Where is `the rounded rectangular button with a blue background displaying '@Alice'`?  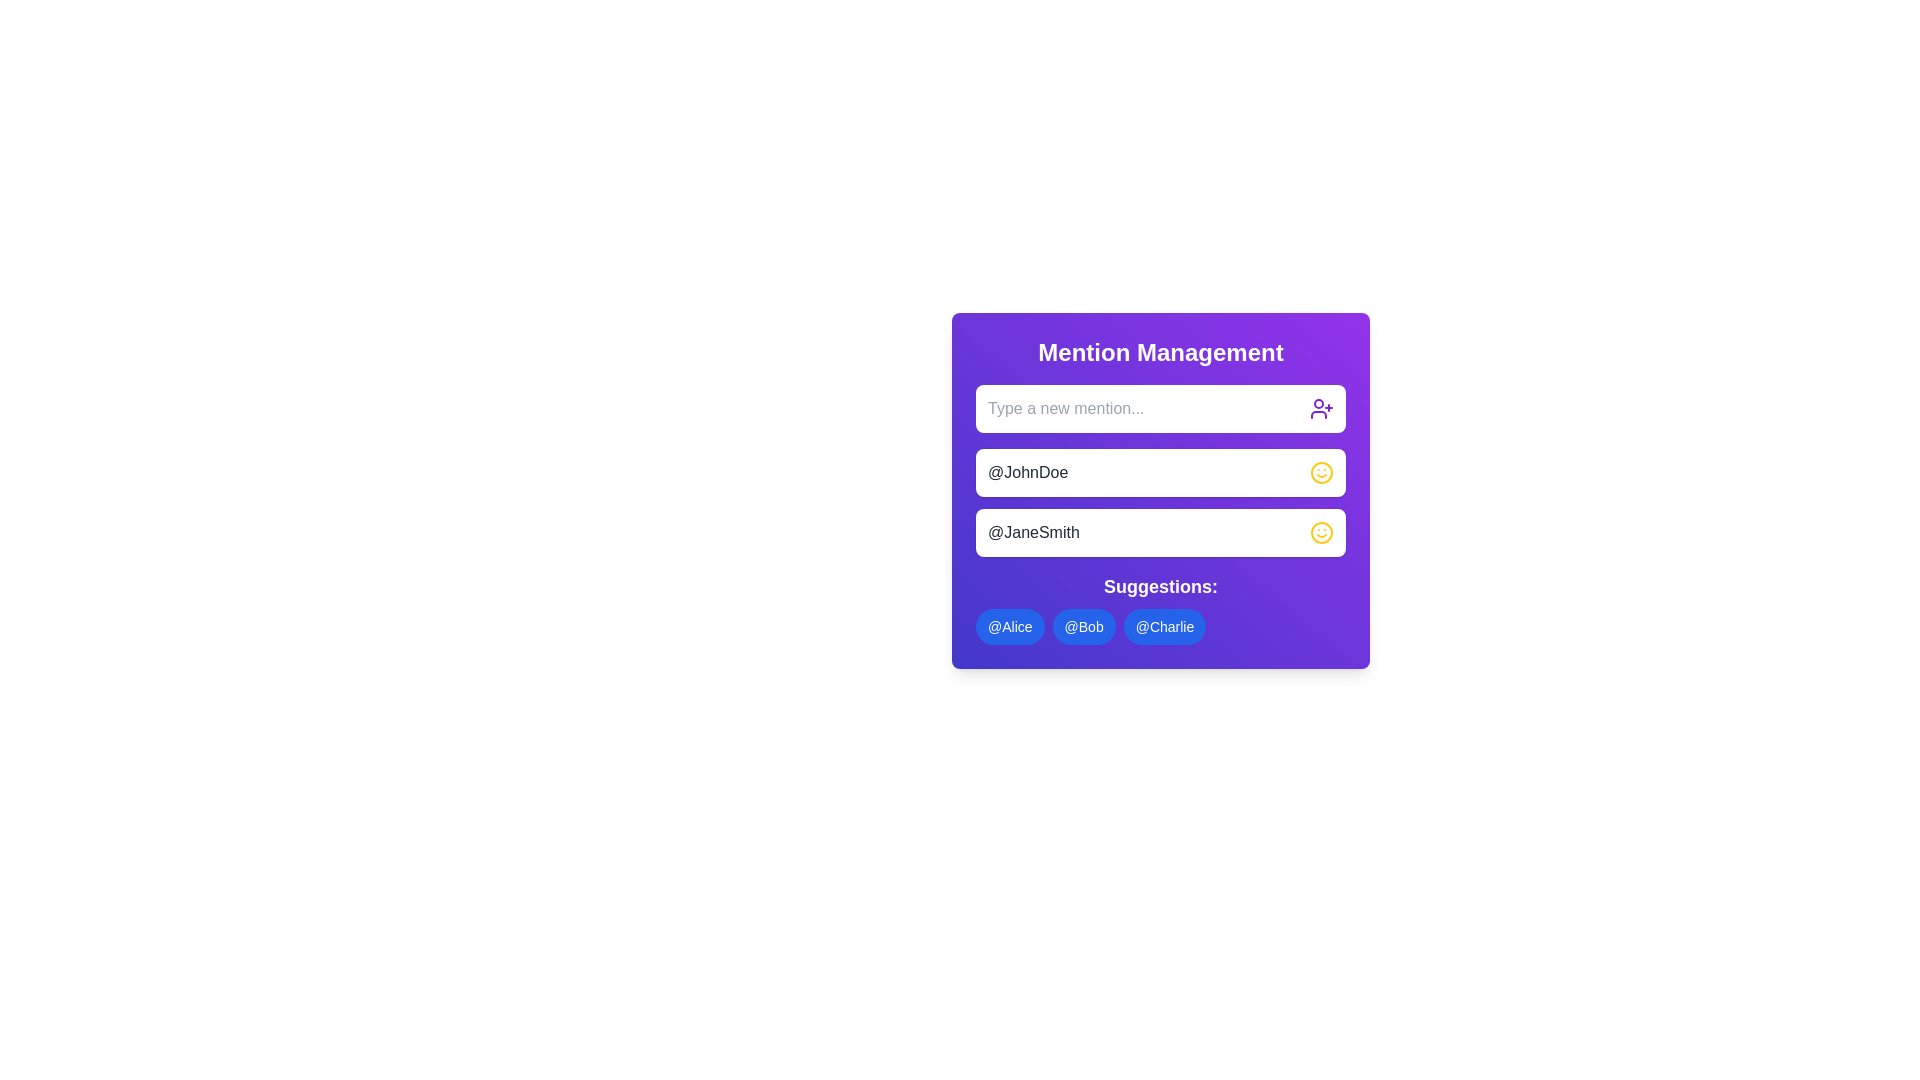
the rounded rectangular button with a blue background displaying '@Alice' is located at coordinates (1010, 626).